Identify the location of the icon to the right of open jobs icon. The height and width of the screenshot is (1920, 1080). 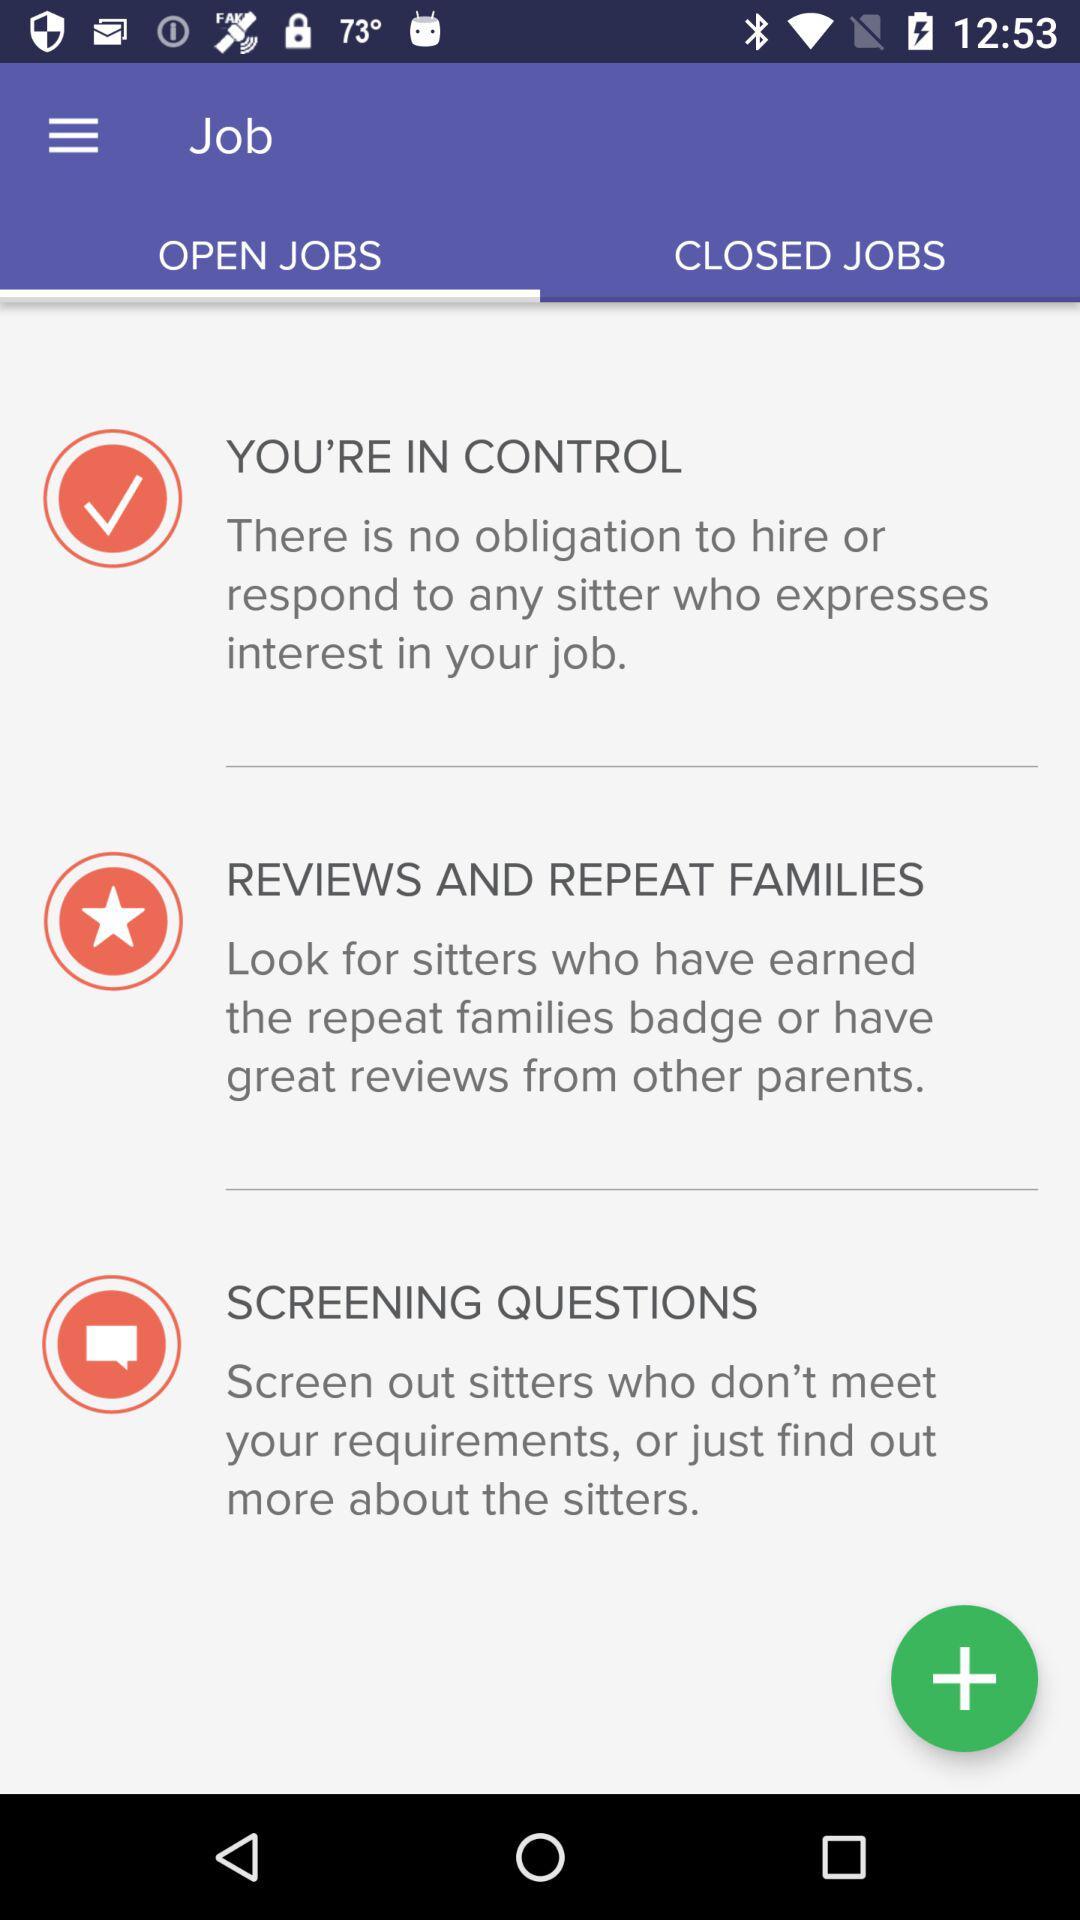
(810, 255).